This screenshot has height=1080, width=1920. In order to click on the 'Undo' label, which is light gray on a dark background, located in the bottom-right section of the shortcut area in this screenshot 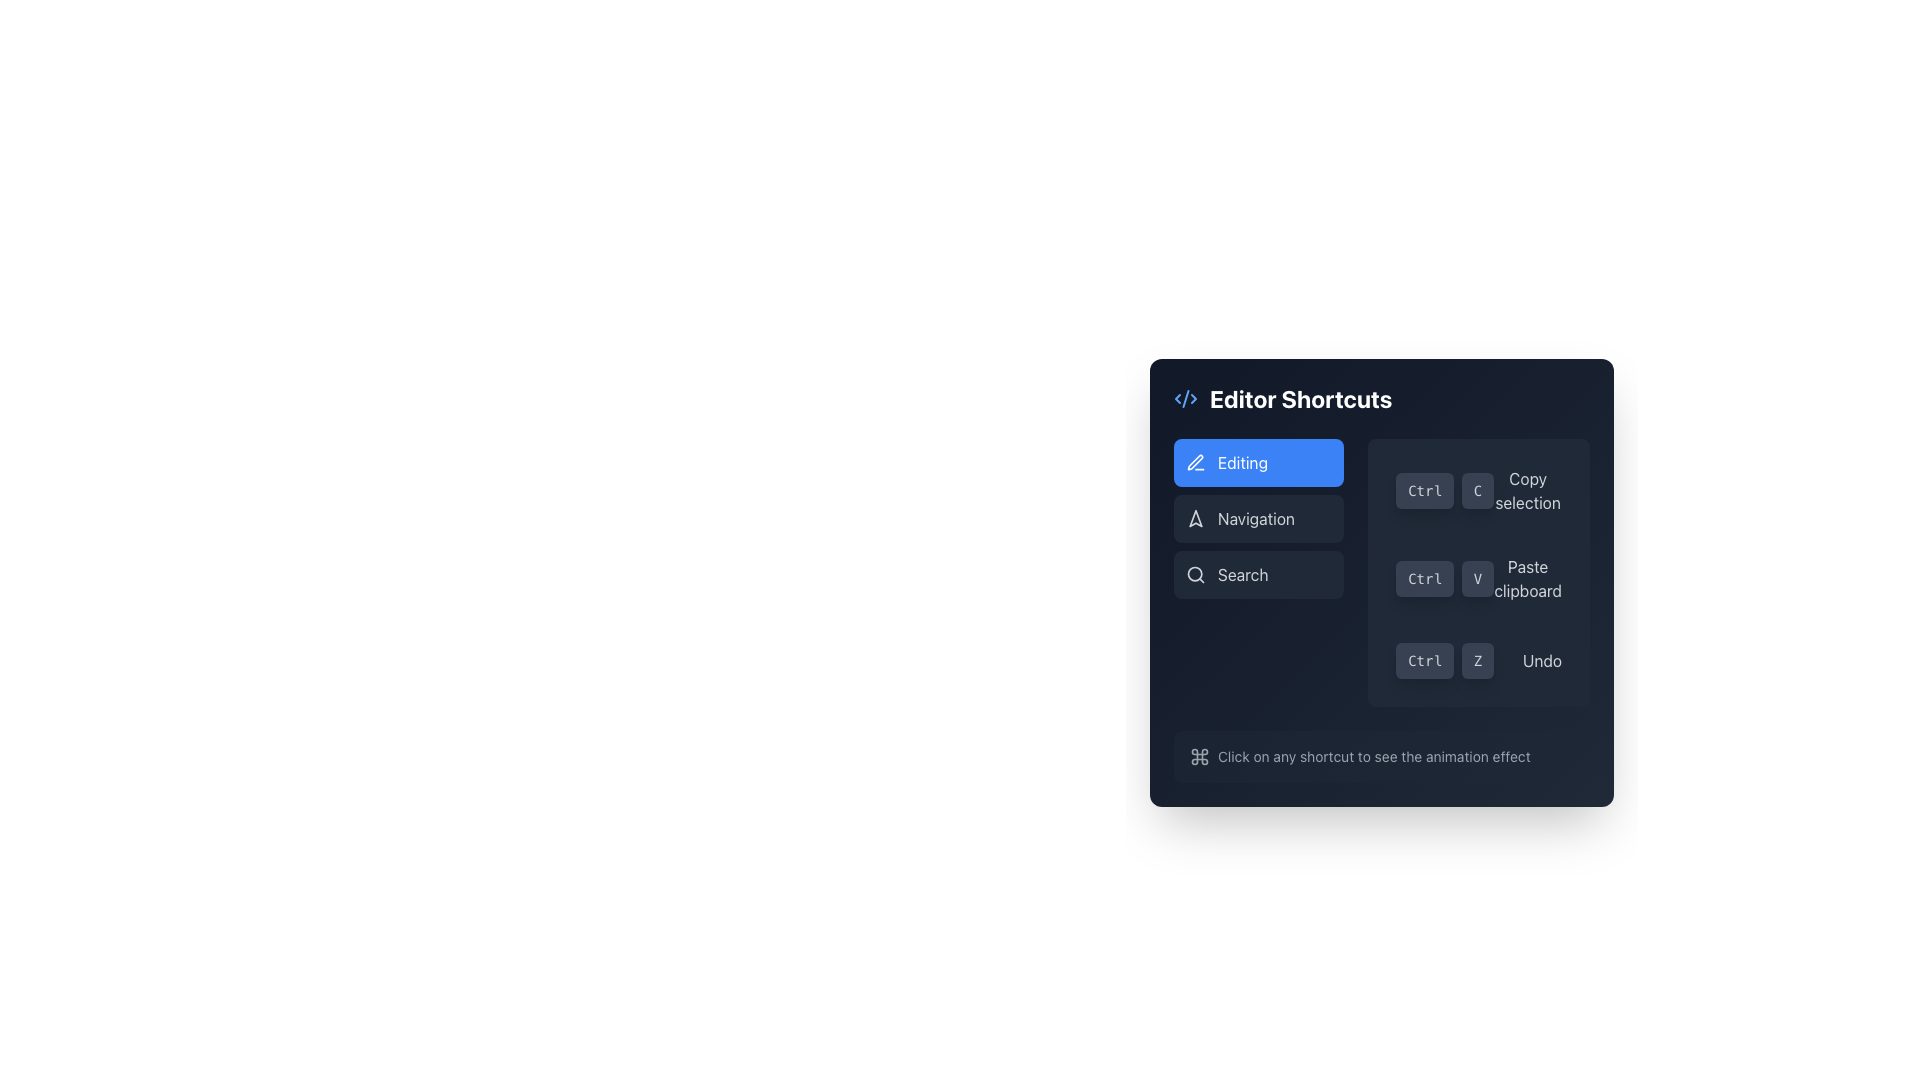, I will do `click(1541, 660)`.